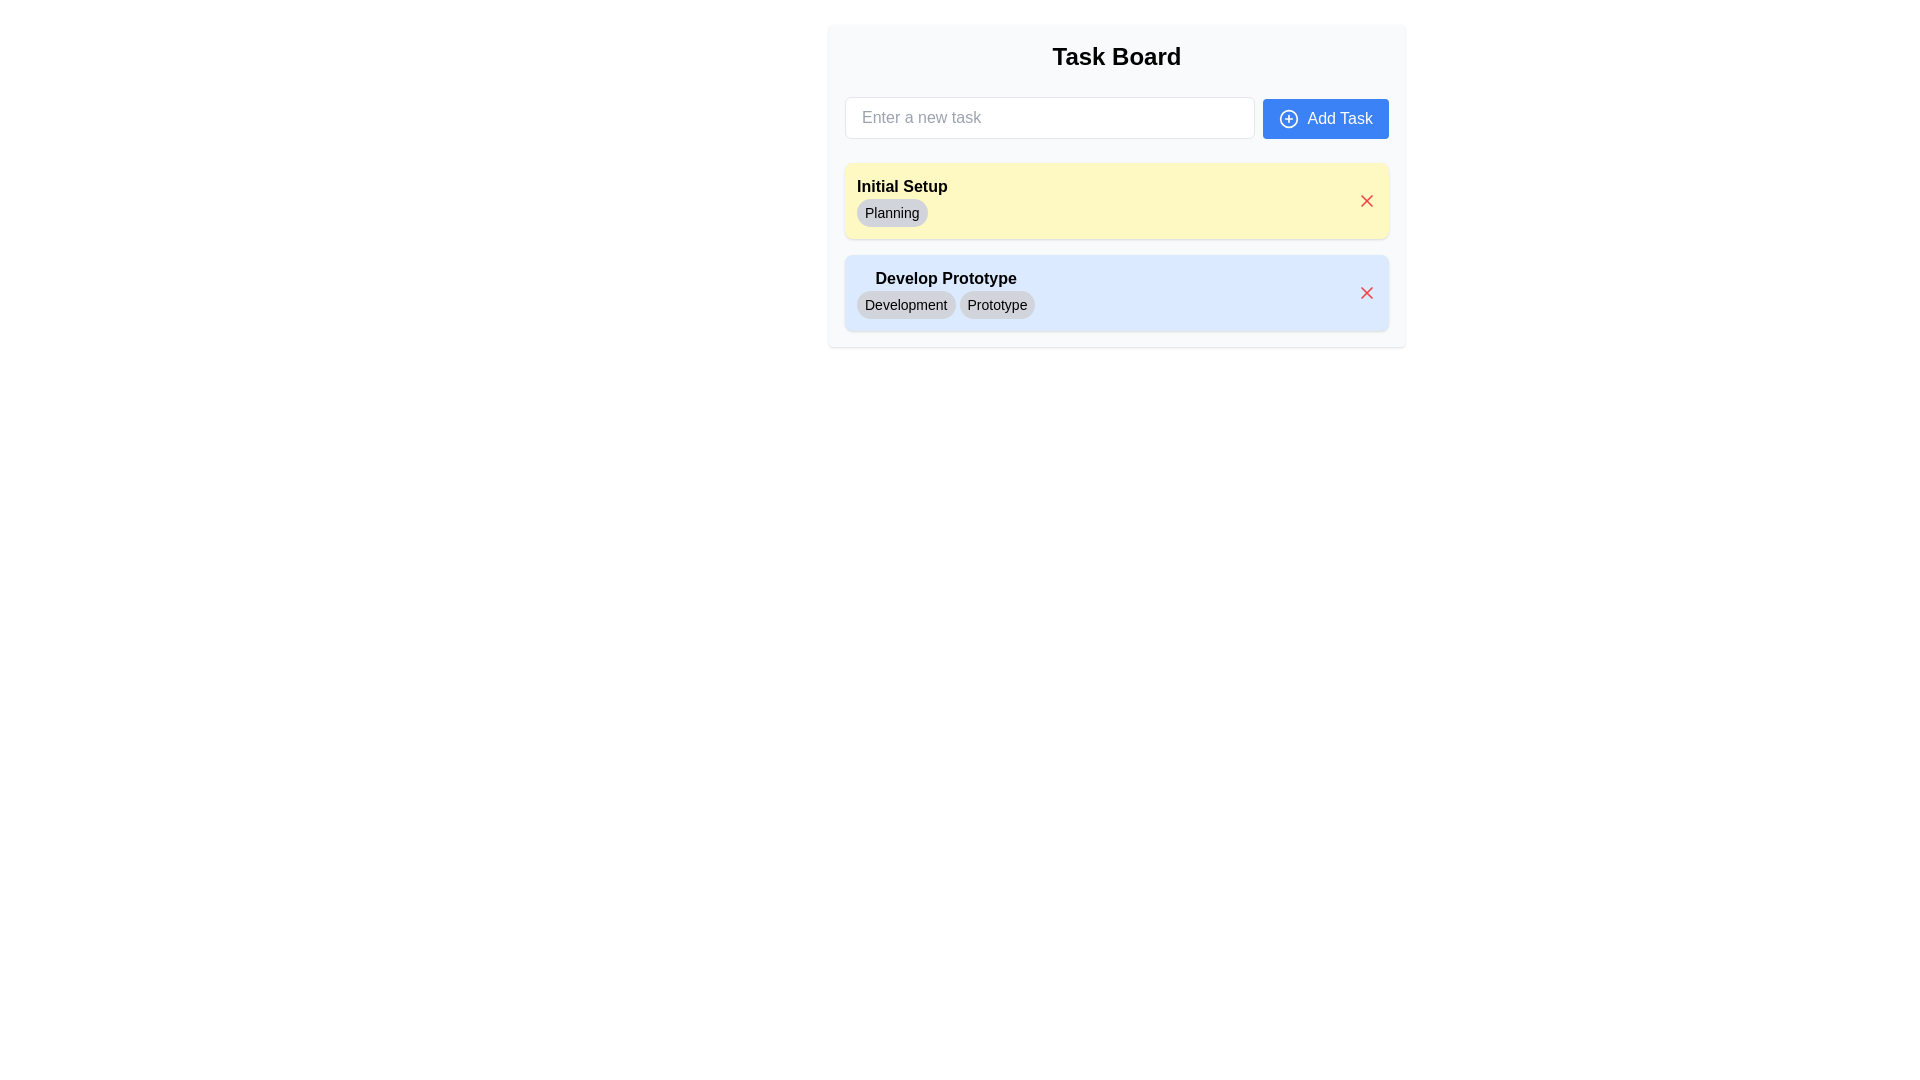 This screenshot has width=1920, height=1080. What do you see at coordinates (1289, 119) in the screenshot?
I see `the innermost circular component of the add-button icon, which is located adjacent to the 'Add Task' text button in the top right corner of the interface` at bounding box center [1289, 119].